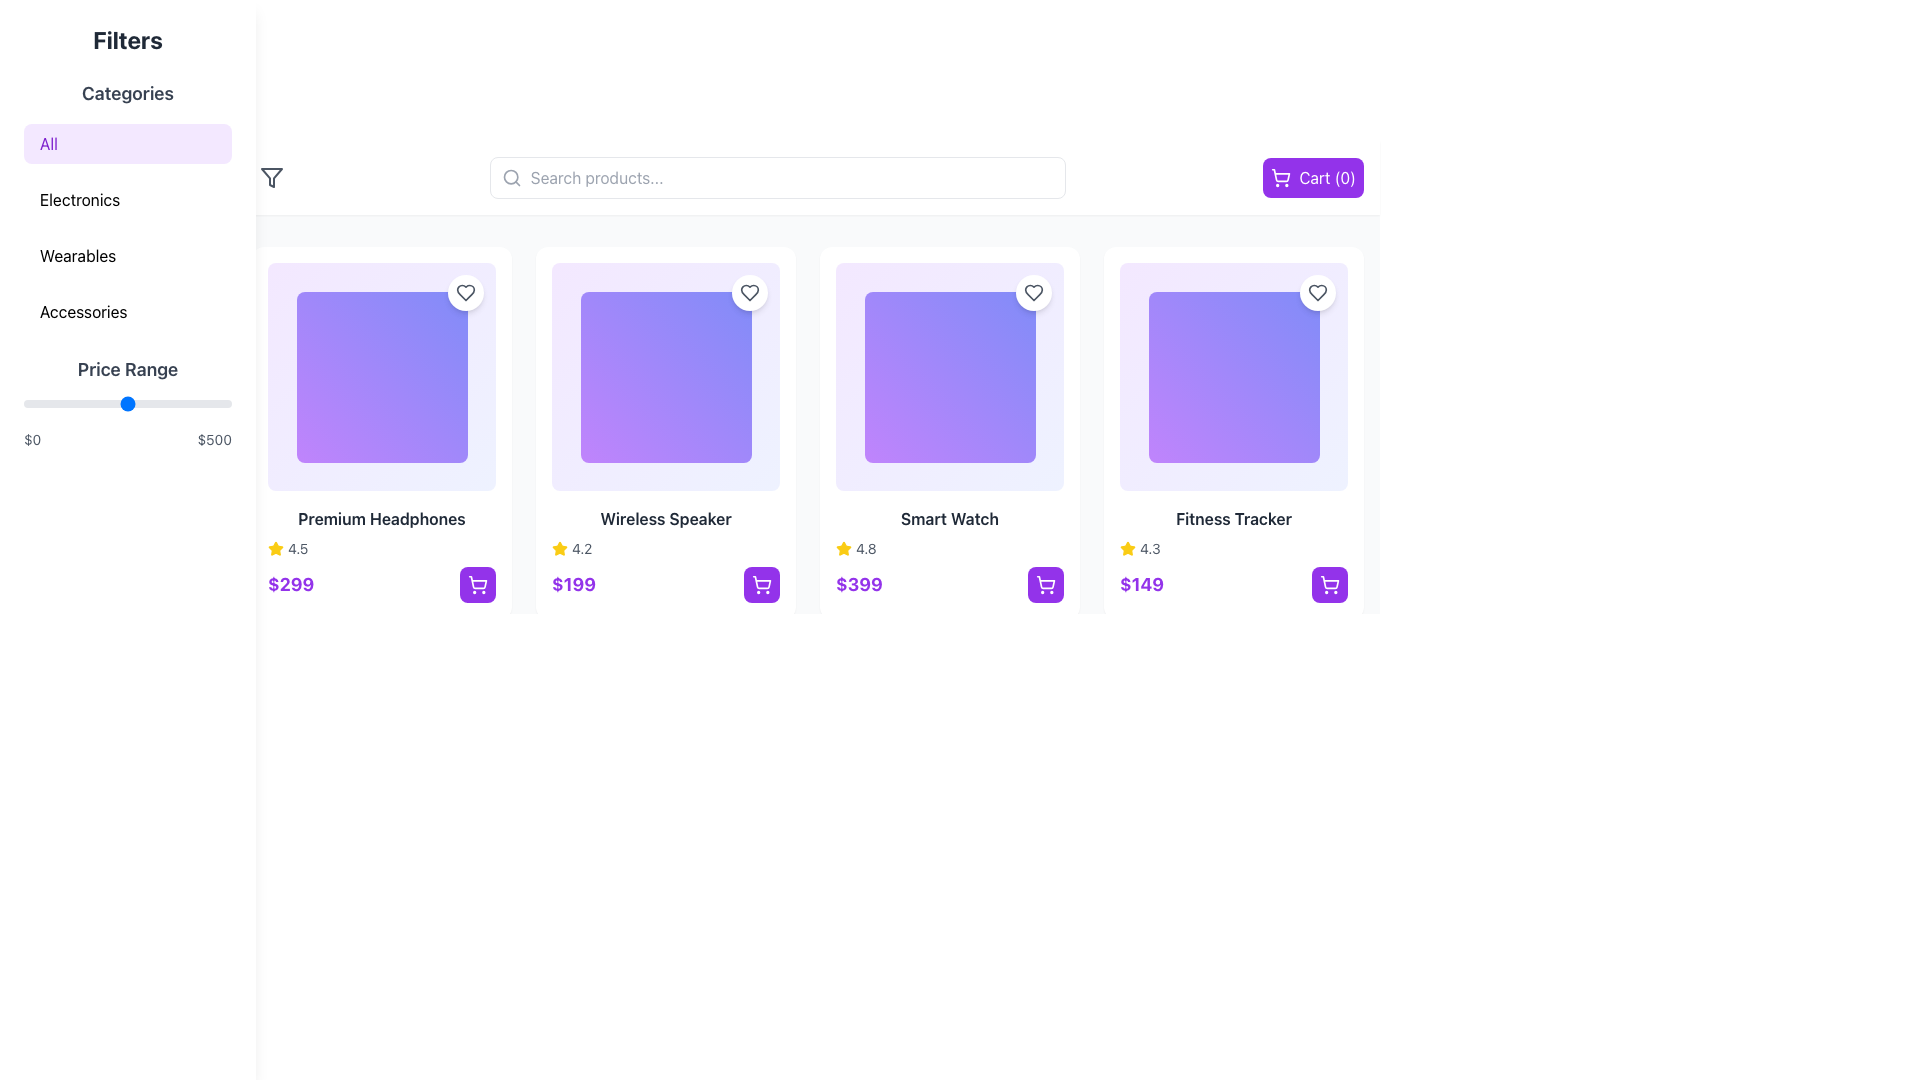  What do you see at coordinates (748, 293) in the screenshot?
I see `the heart icon in the top-right corner of the 'Wireless Speaker' product card to mark it as a favorite` at bounding box center [748, 293].